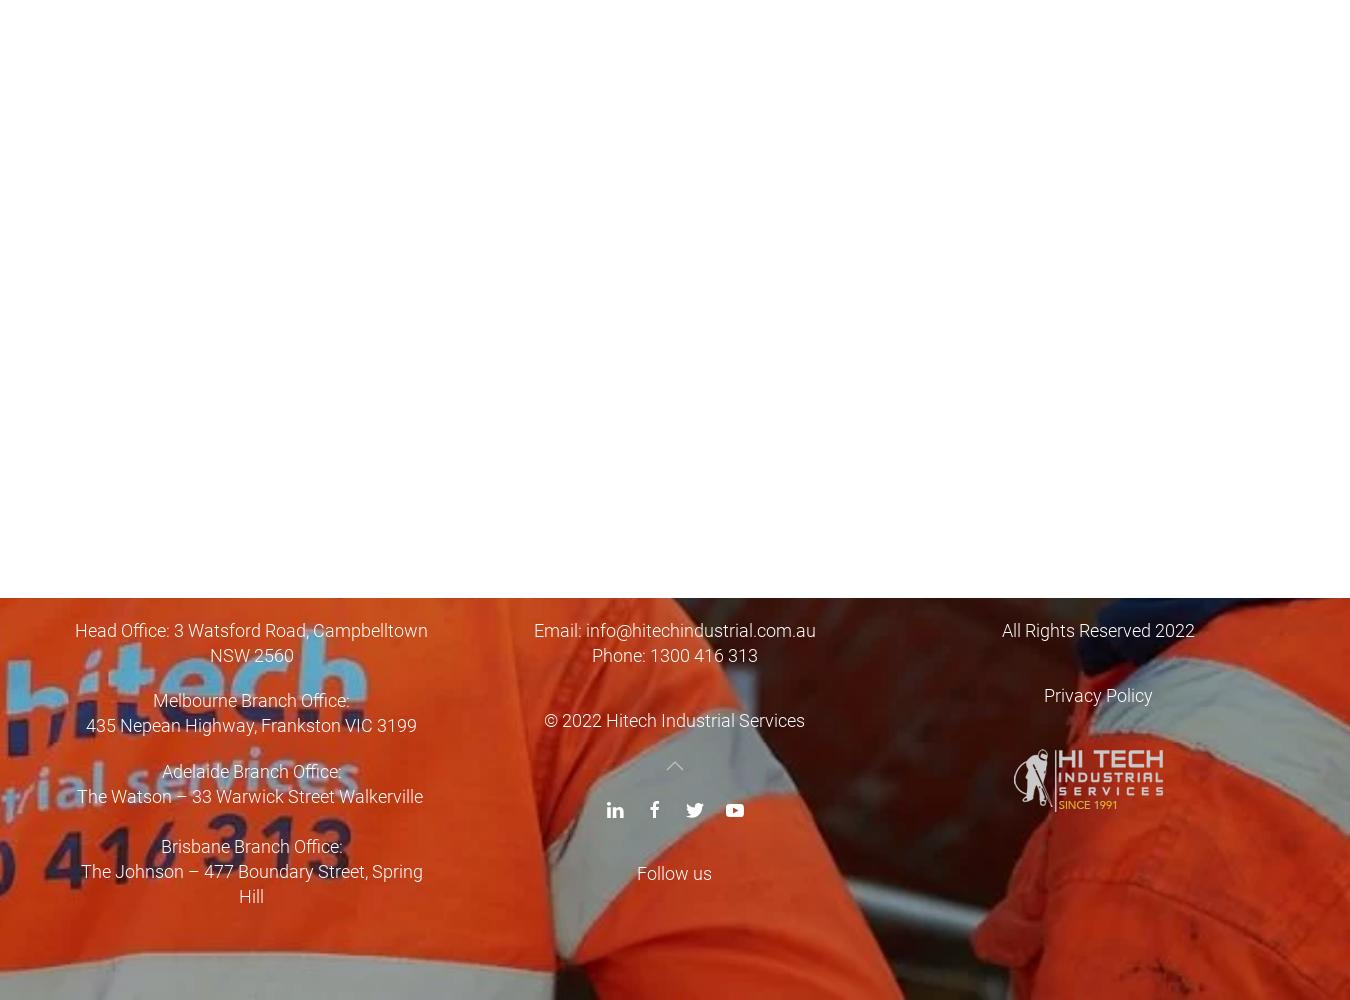 The image size is (1350, 1000). Describe the element at coordinates (701, 654) in the screenshot. I see `'1300 416 313'` at that location.